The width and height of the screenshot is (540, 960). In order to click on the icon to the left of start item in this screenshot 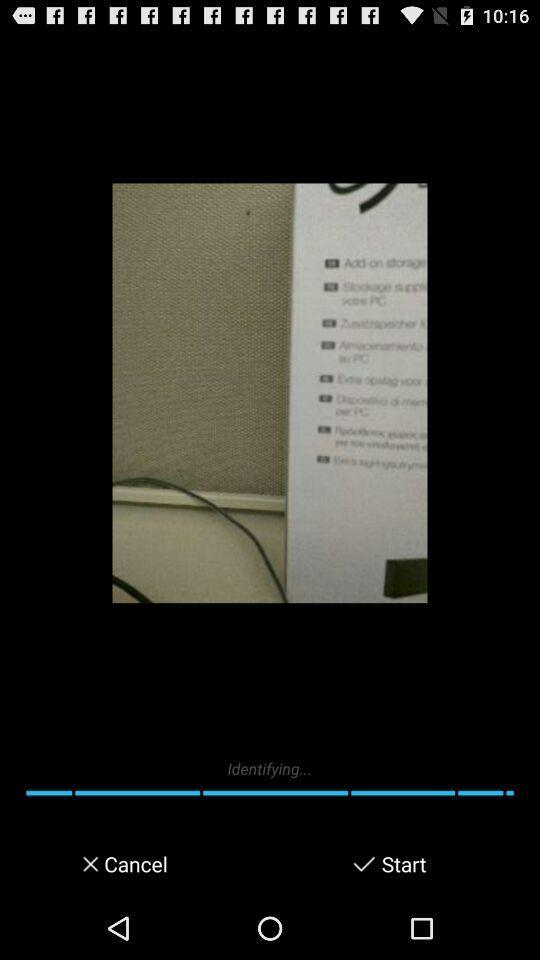, I will do `click(363, 863)`.